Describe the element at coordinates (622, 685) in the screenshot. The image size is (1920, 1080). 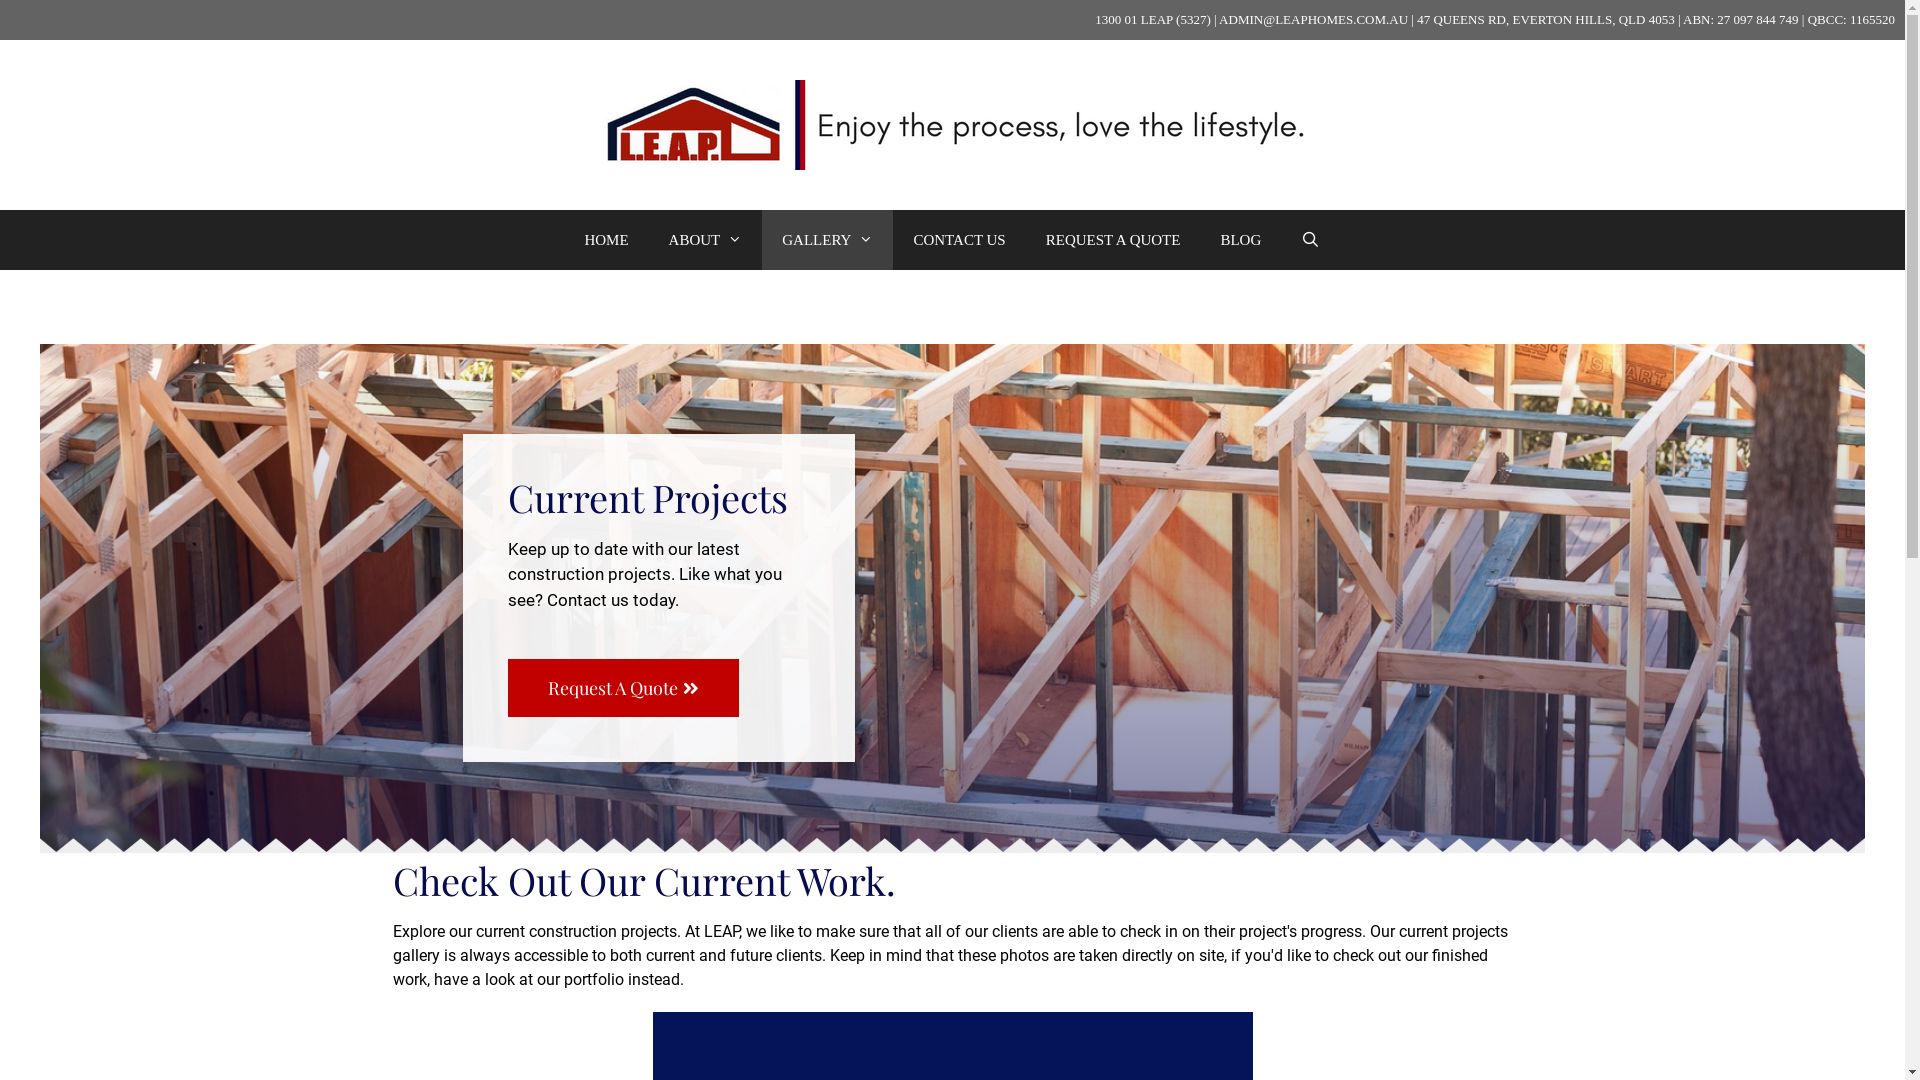
I see `'Request A Quote'` at that location.